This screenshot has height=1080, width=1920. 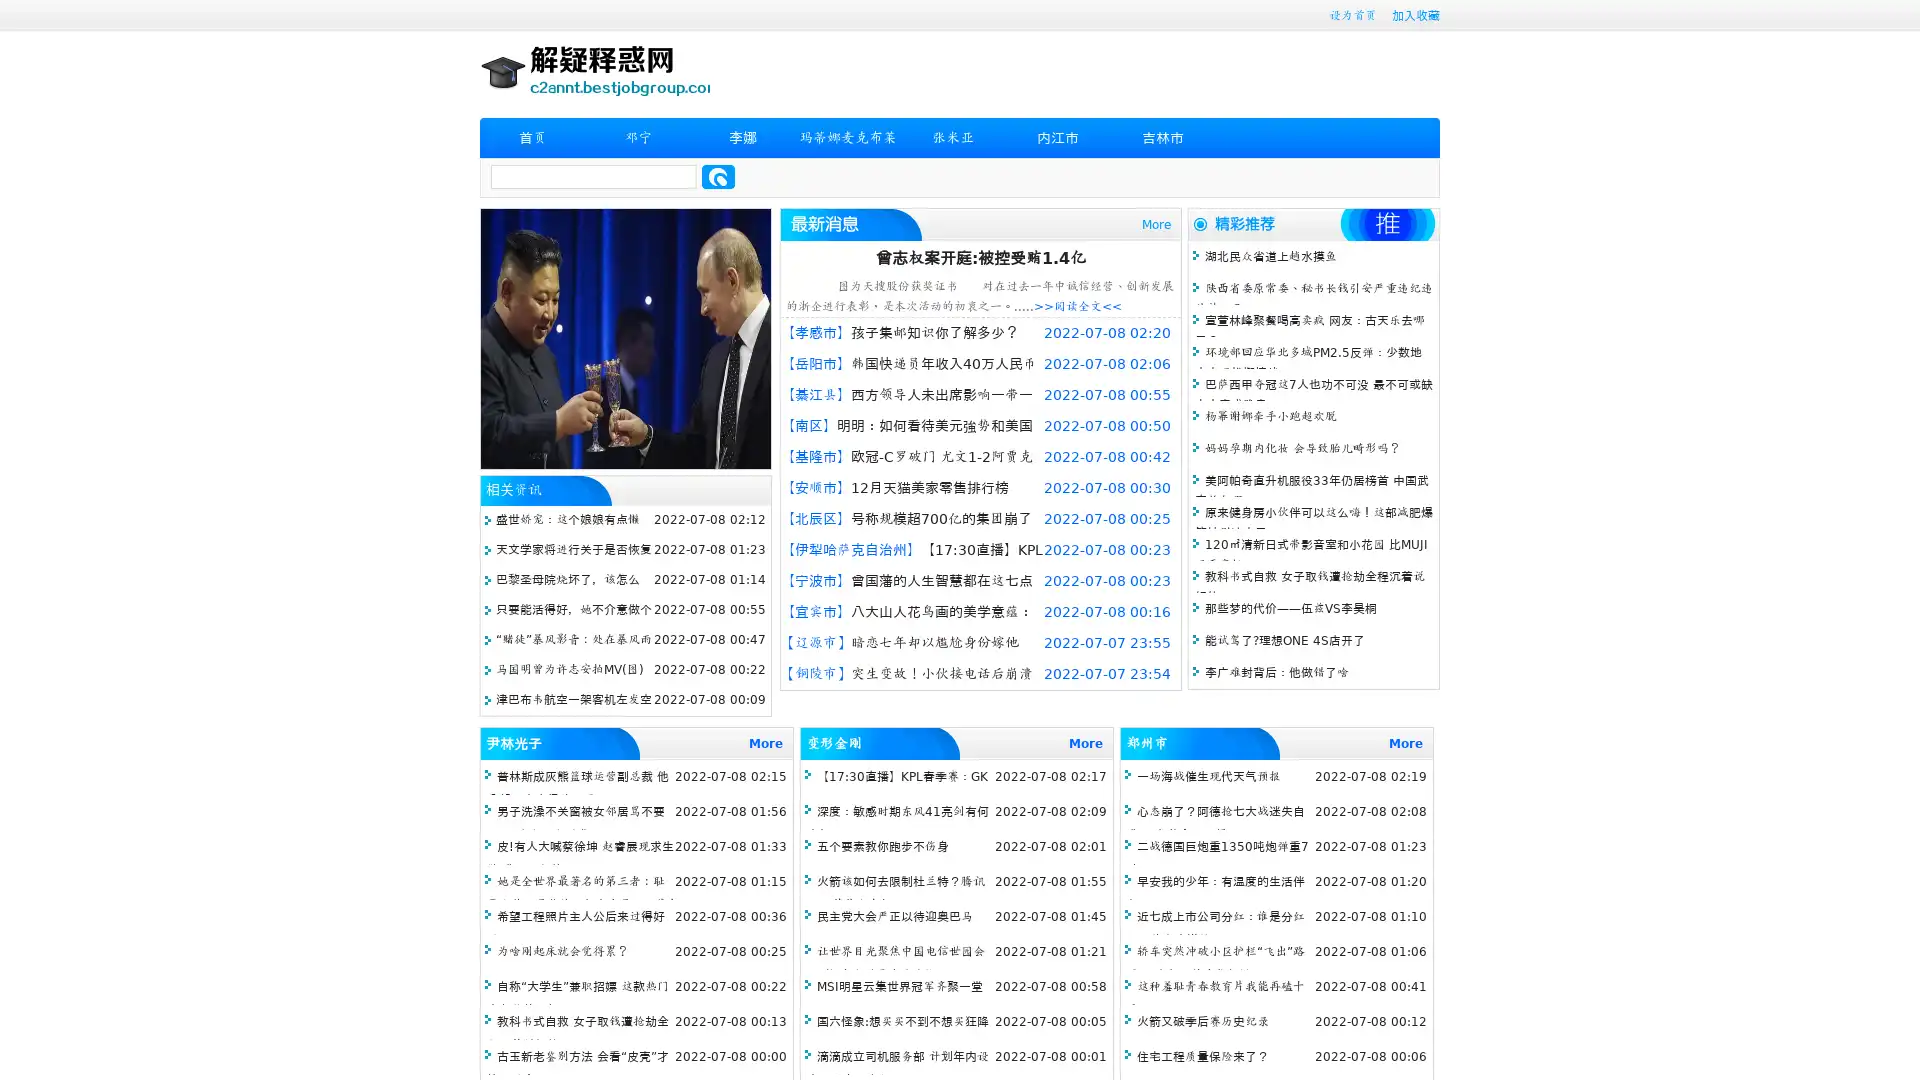 I want to click on Search, so click(x=718, y=176).